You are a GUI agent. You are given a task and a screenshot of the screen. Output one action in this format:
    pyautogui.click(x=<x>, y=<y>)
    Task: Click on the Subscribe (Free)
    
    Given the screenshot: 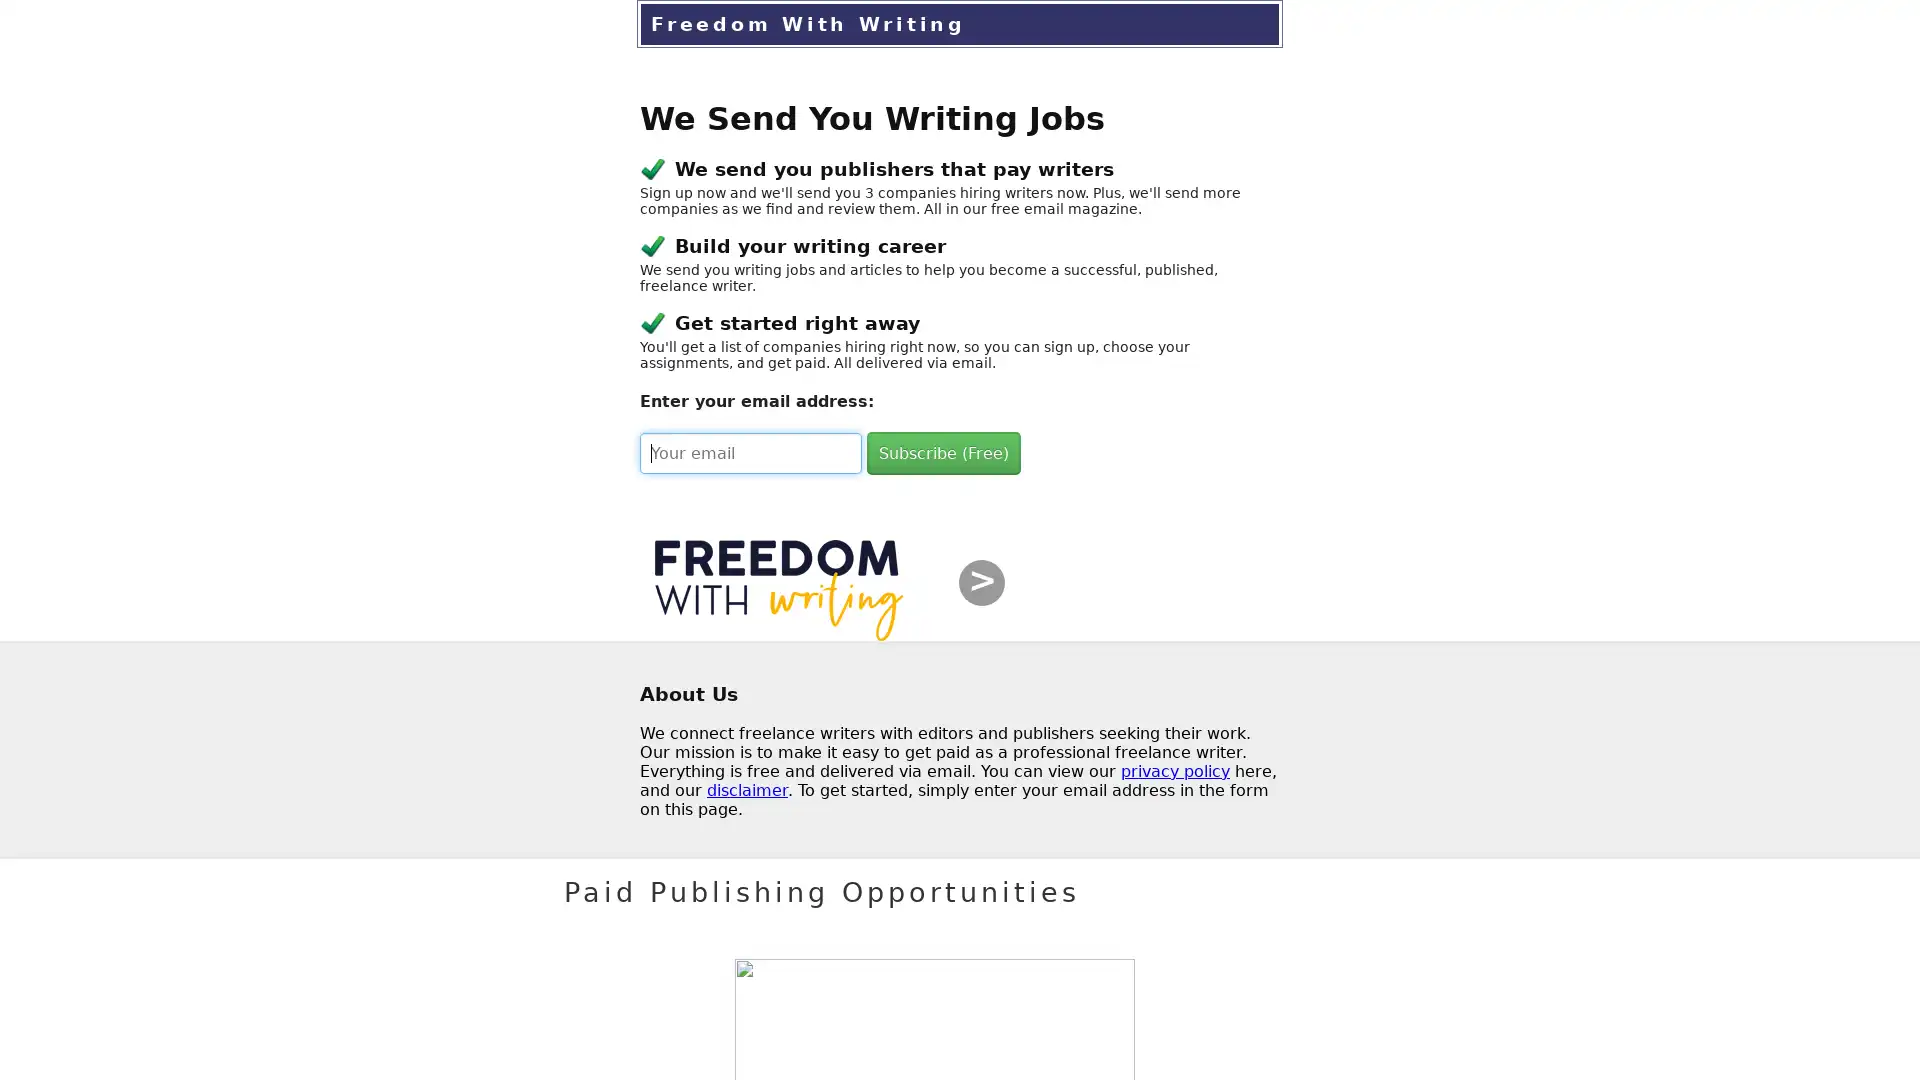 What is the action you would take?
    pyautogui.click(x=943, y=453)
    